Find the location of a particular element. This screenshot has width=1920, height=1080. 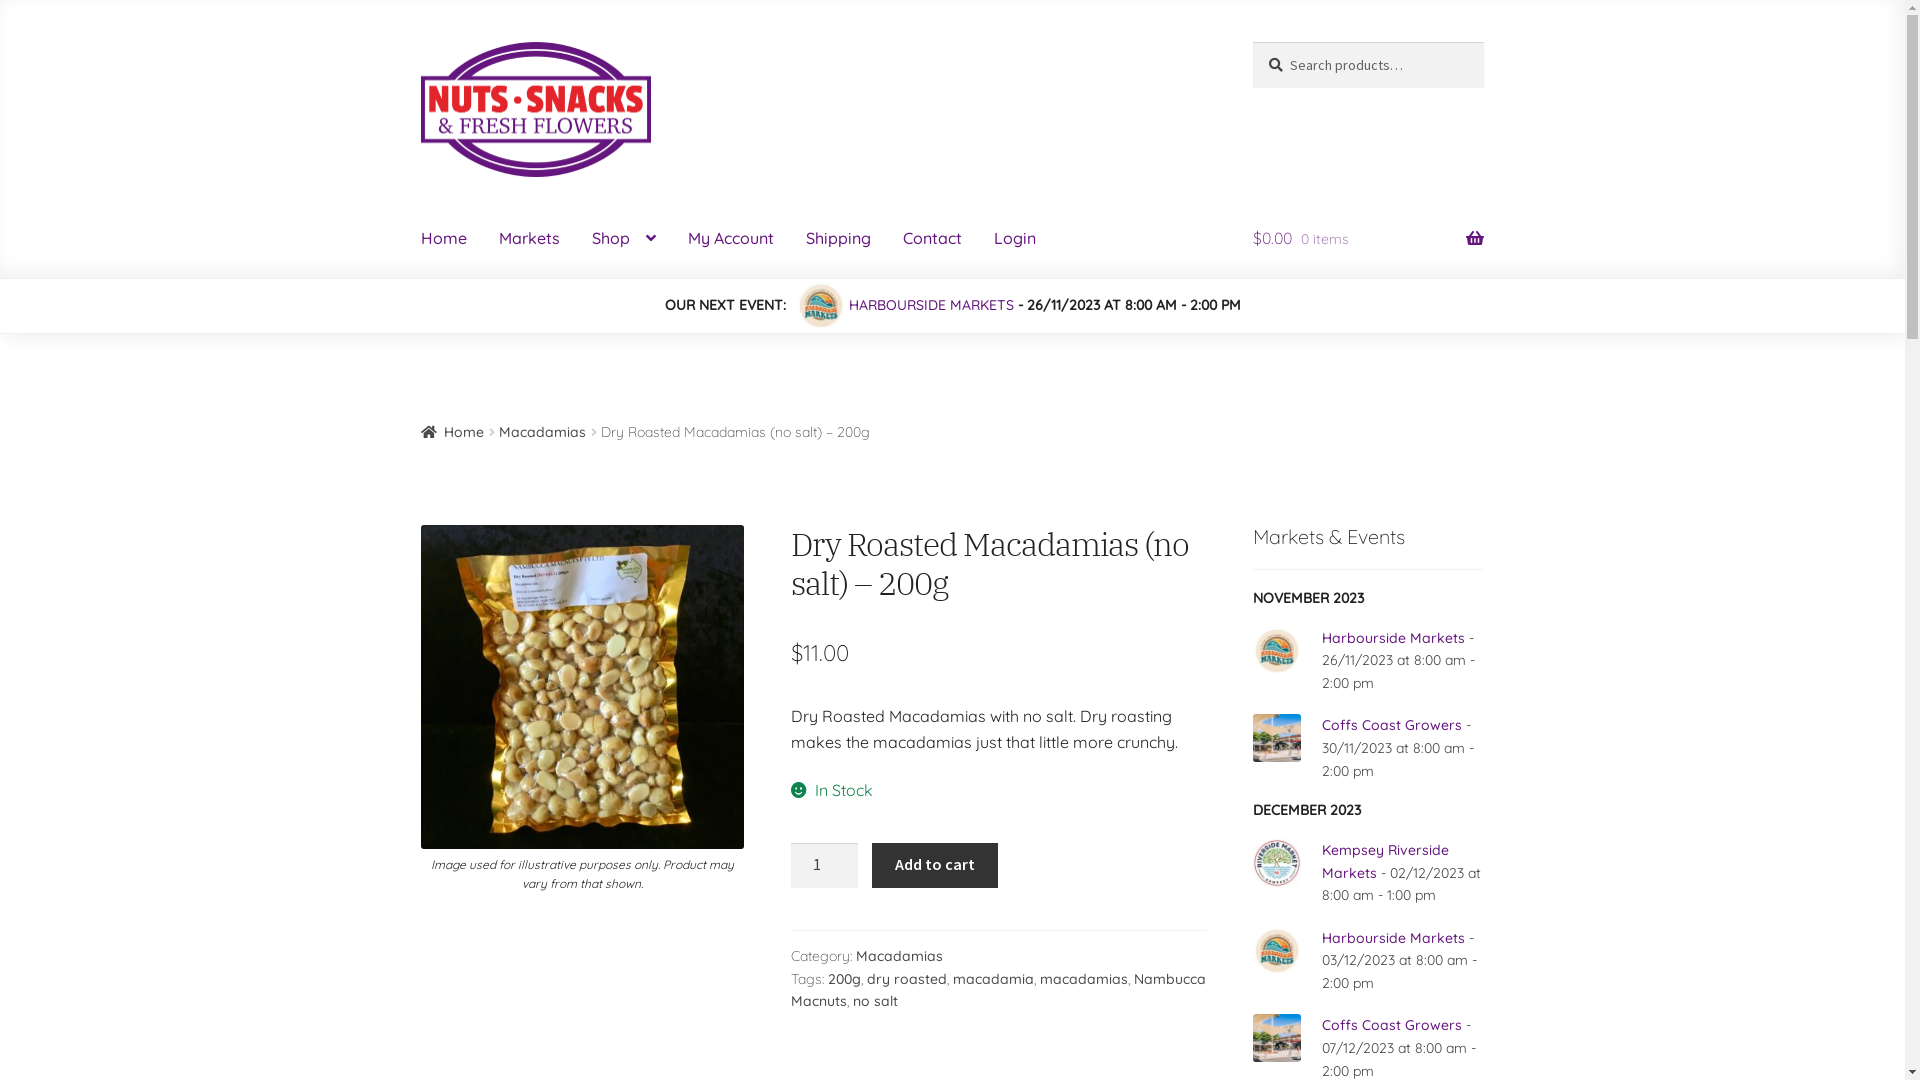

'Markets' is located at coordinates (529, 238).